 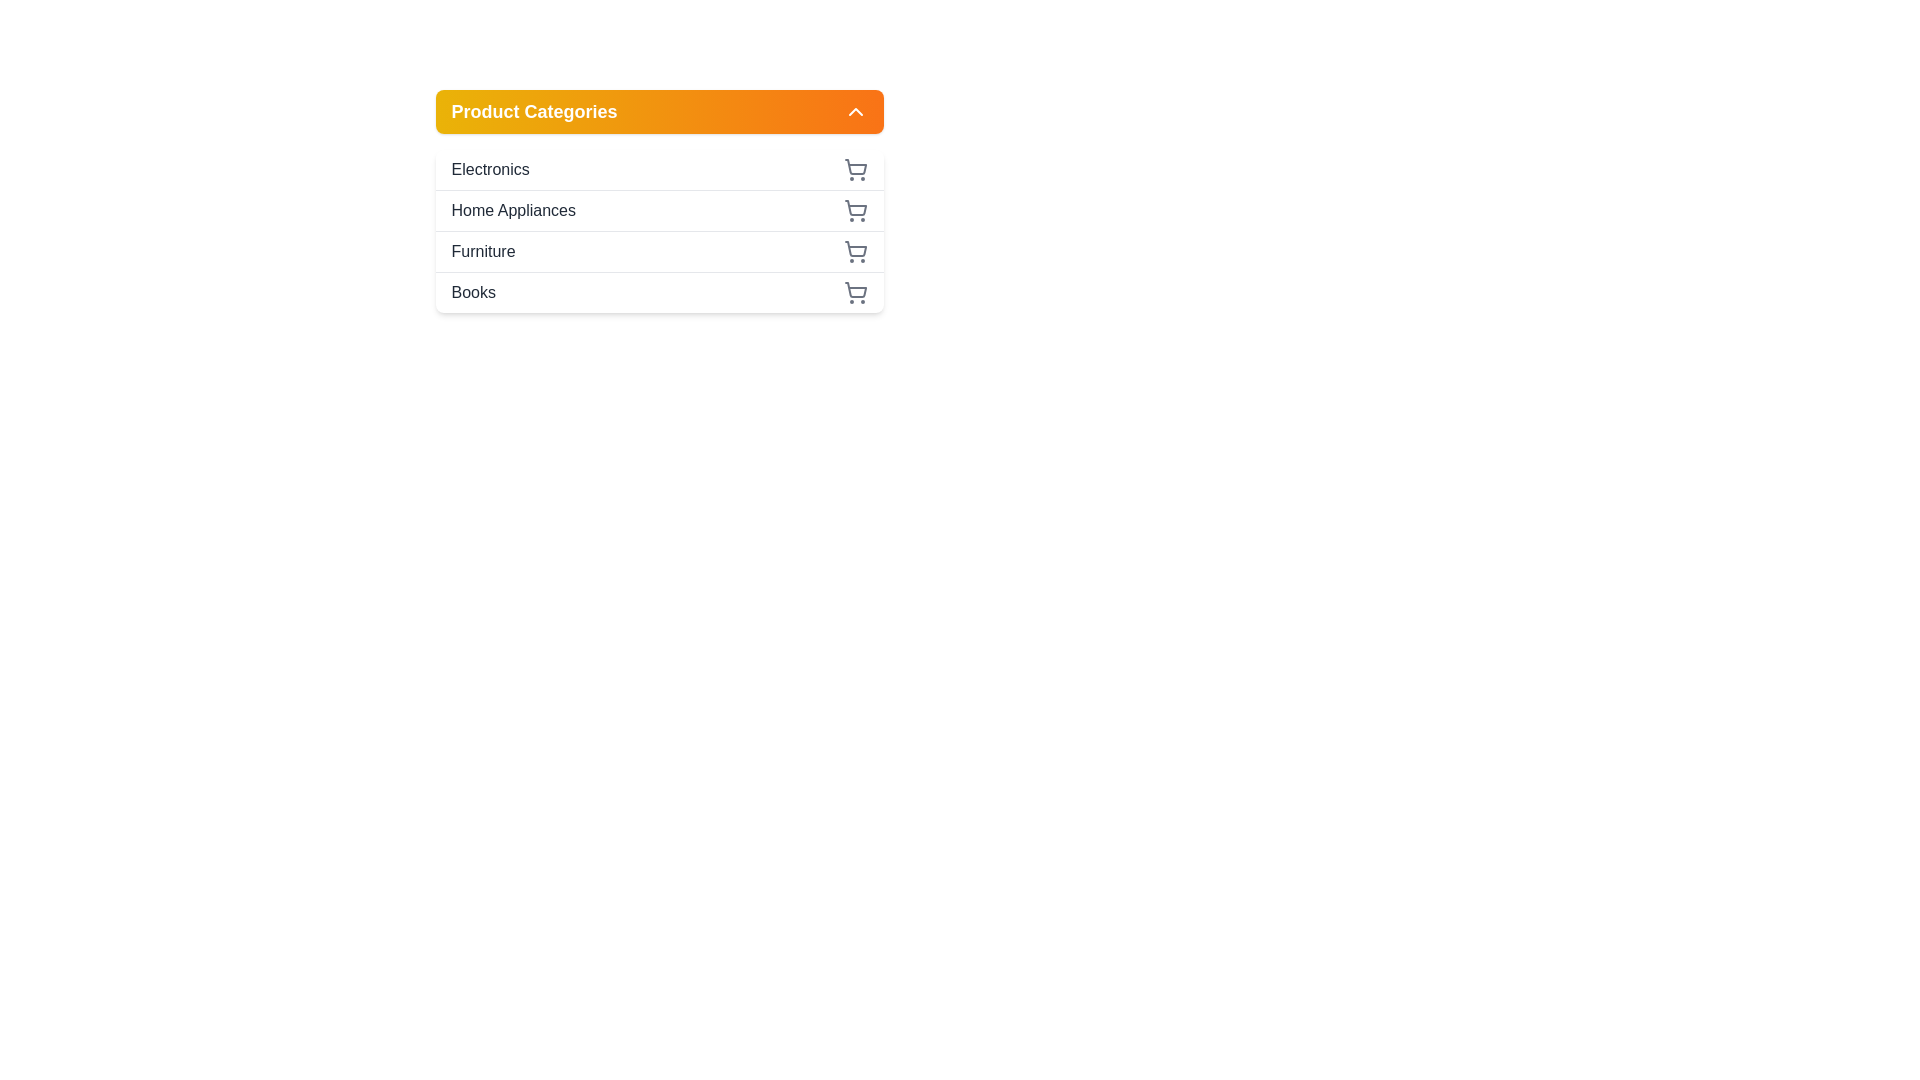 I want to click on the graphical representation of the shopping cart icon, which is the third icon in the list, located in the Furniture category row and designed with minimalistic thin lines in gray, so click(x=855, y=248).